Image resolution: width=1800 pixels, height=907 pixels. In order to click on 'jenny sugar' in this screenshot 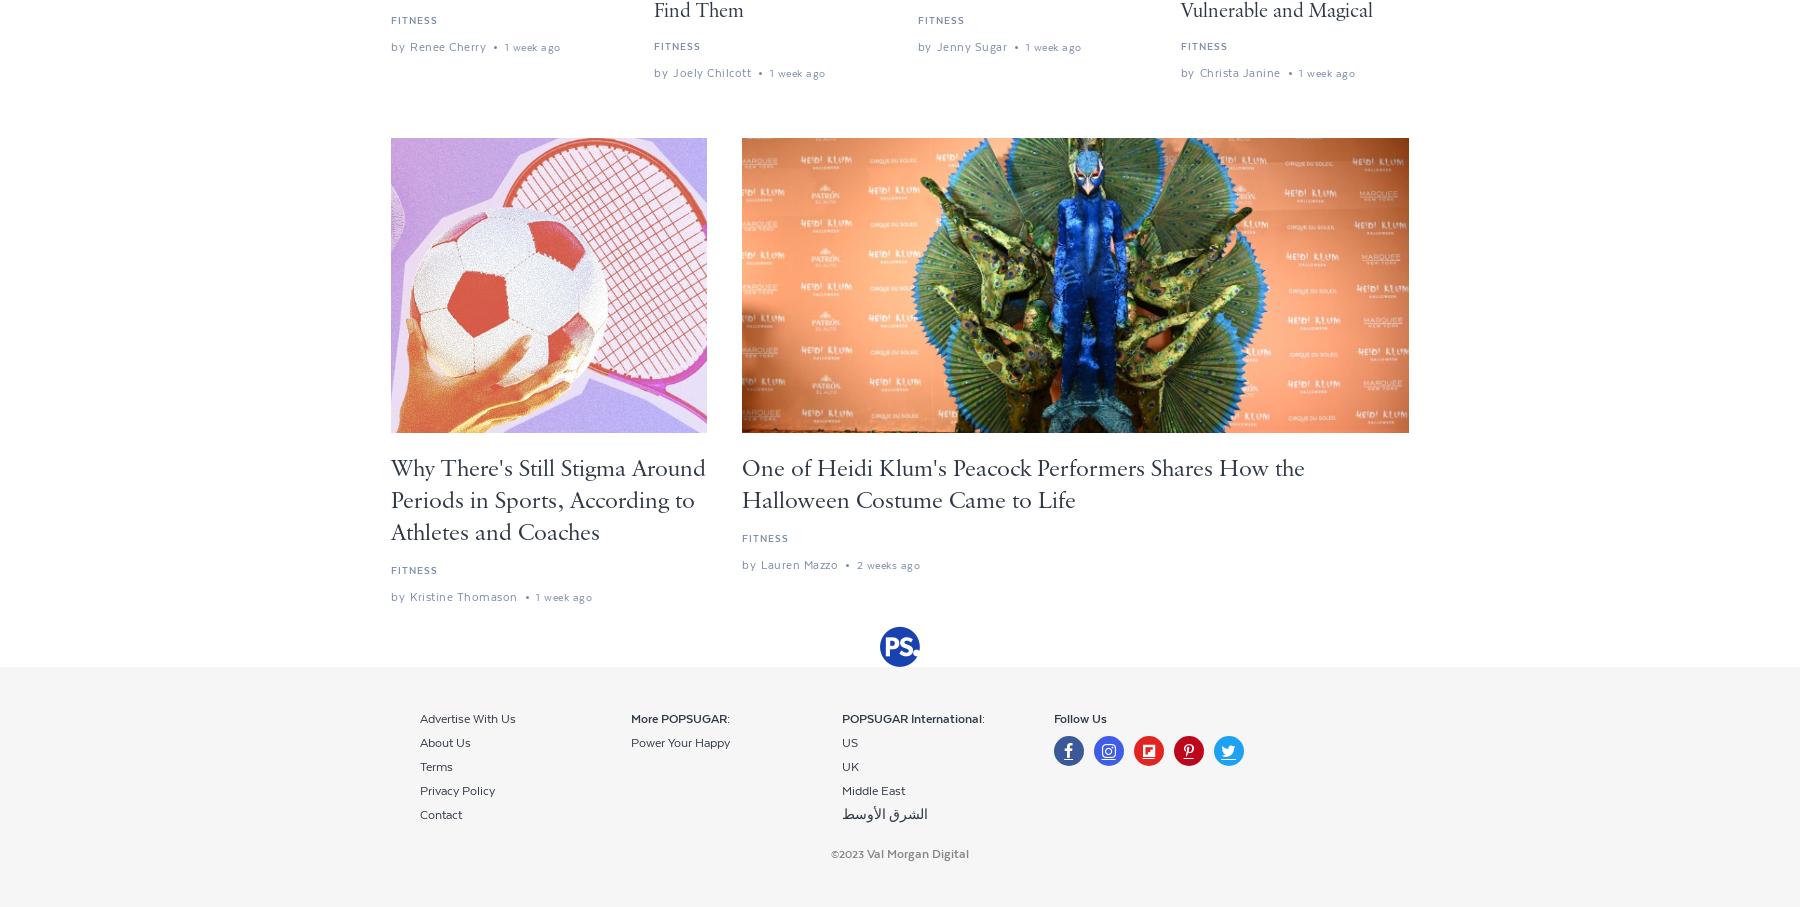, I will do `click(970, 46)`.